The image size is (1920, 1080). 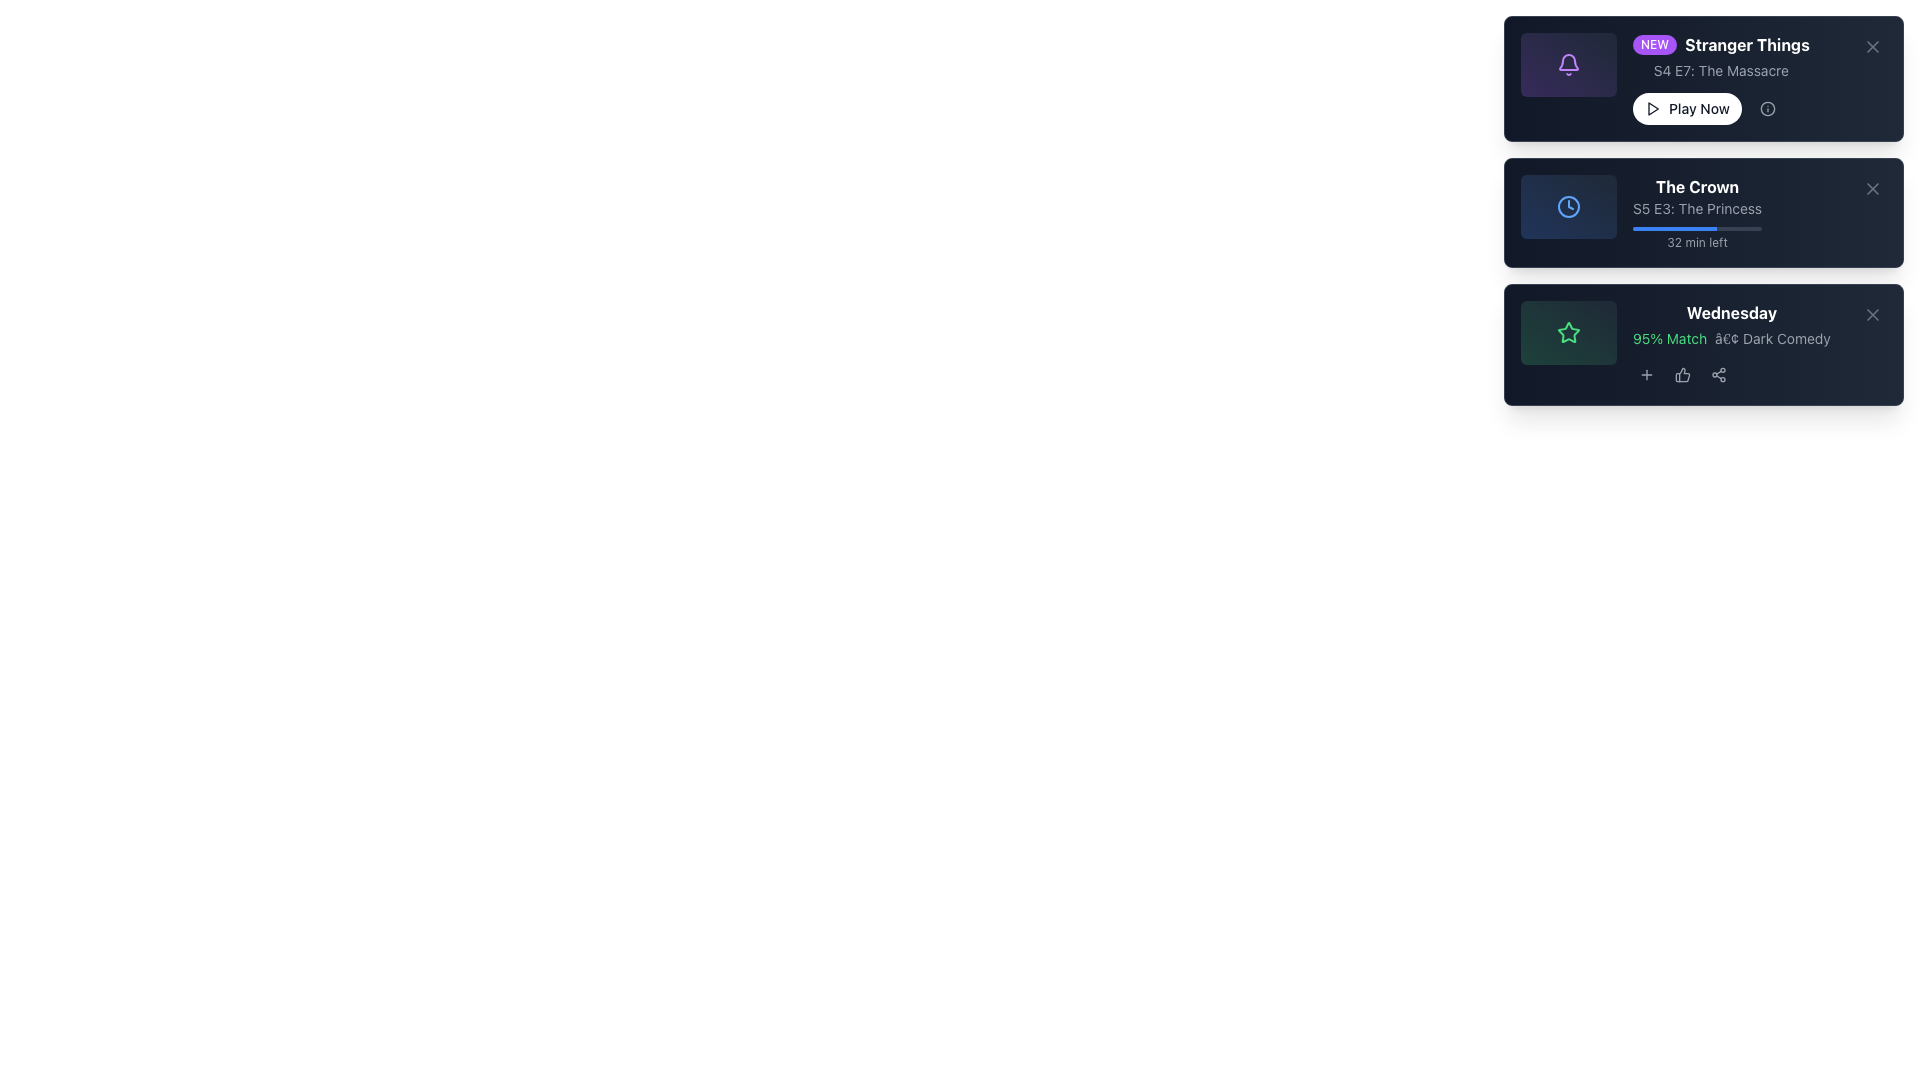 What do you see at coordinates (1871, 189) in the screenshot?
I see `the 'X' icon button in the top-right corner of 'The Crown' card` at bounding box center [1871, 189].